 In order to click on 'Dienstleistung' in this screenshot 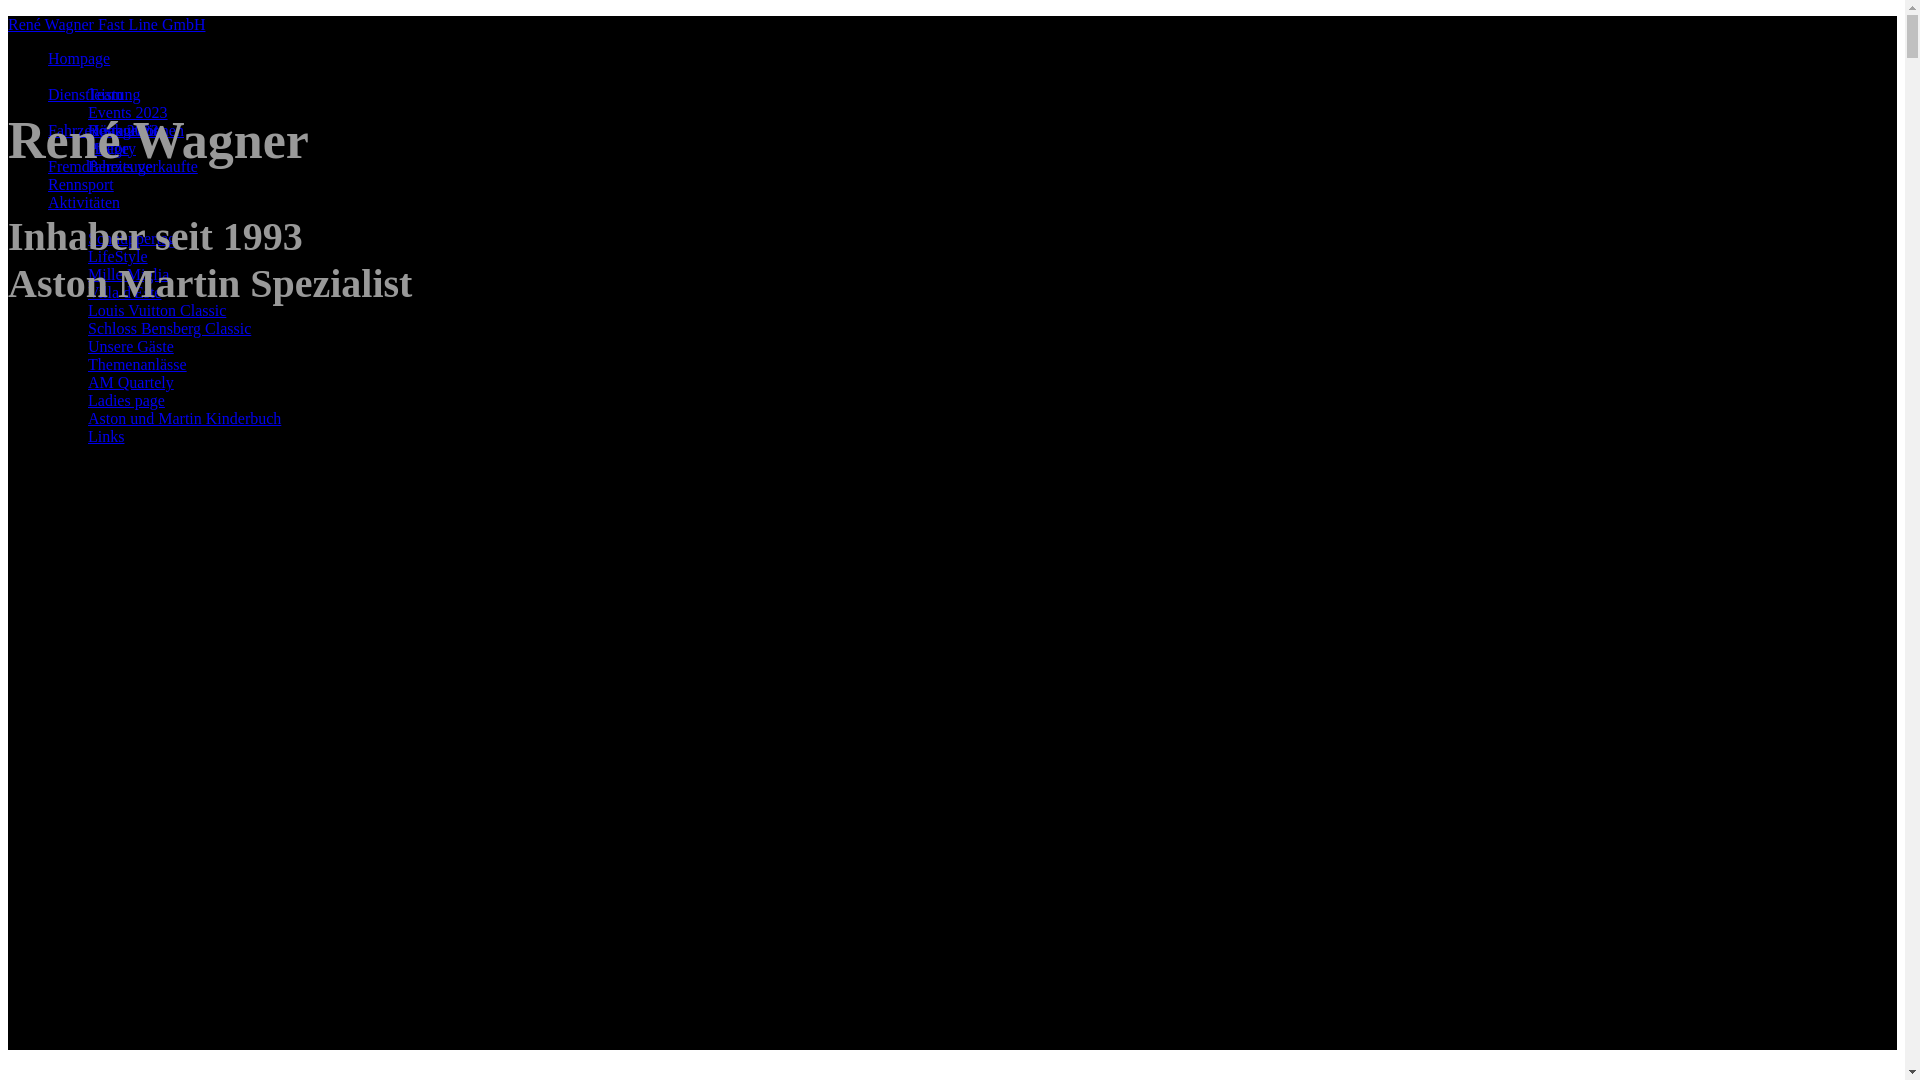, I will do `click(93, 94)`.